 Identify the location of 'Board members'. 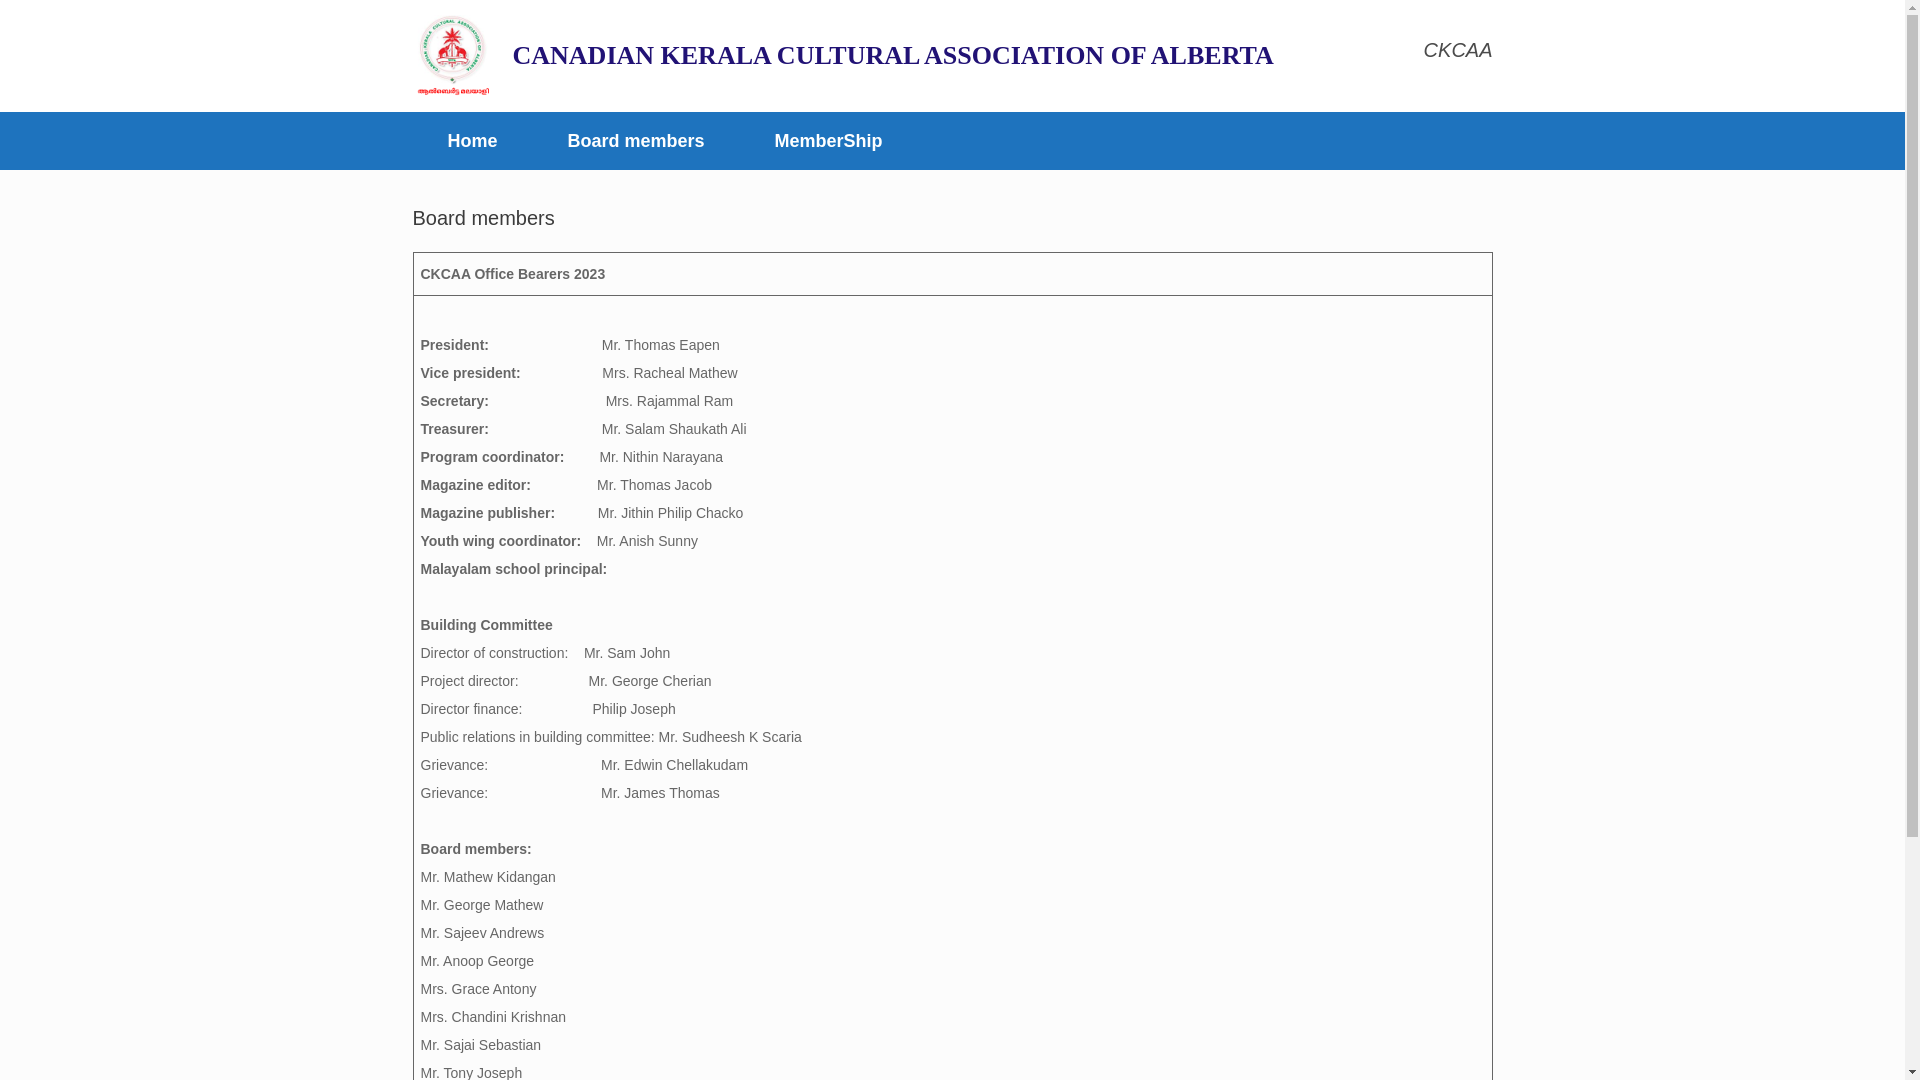
(635, 140).